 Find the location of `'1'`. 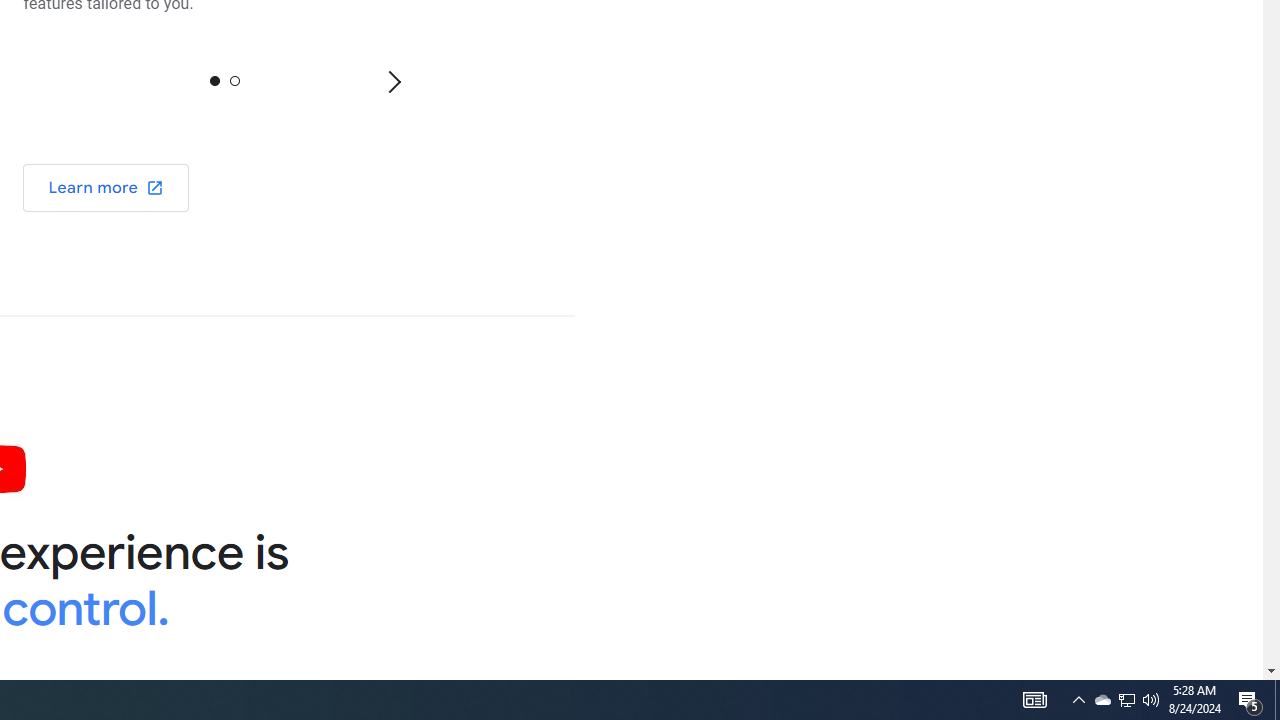

'1' is located at coordinates (234, 79).